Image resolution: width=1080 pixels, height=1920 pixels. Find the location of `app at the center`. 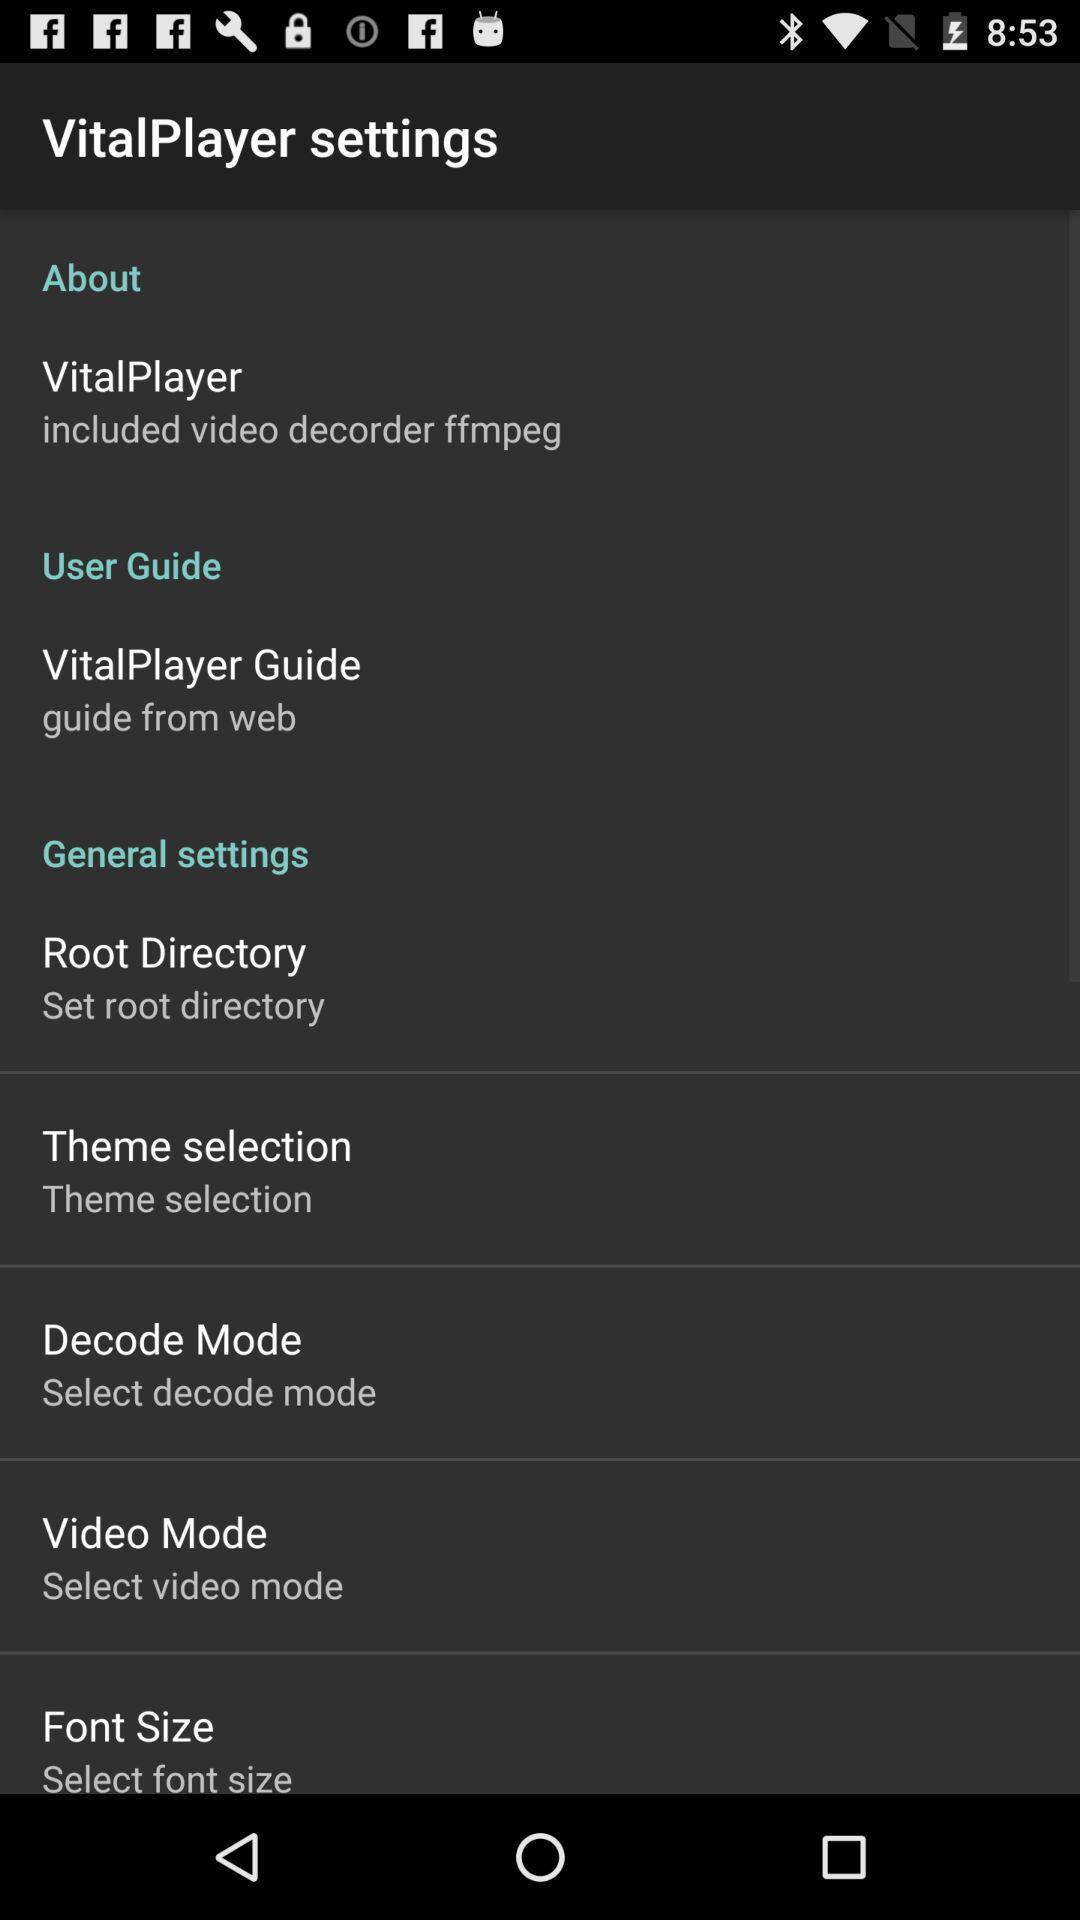

app at the center is located at coordinates (540, 831).